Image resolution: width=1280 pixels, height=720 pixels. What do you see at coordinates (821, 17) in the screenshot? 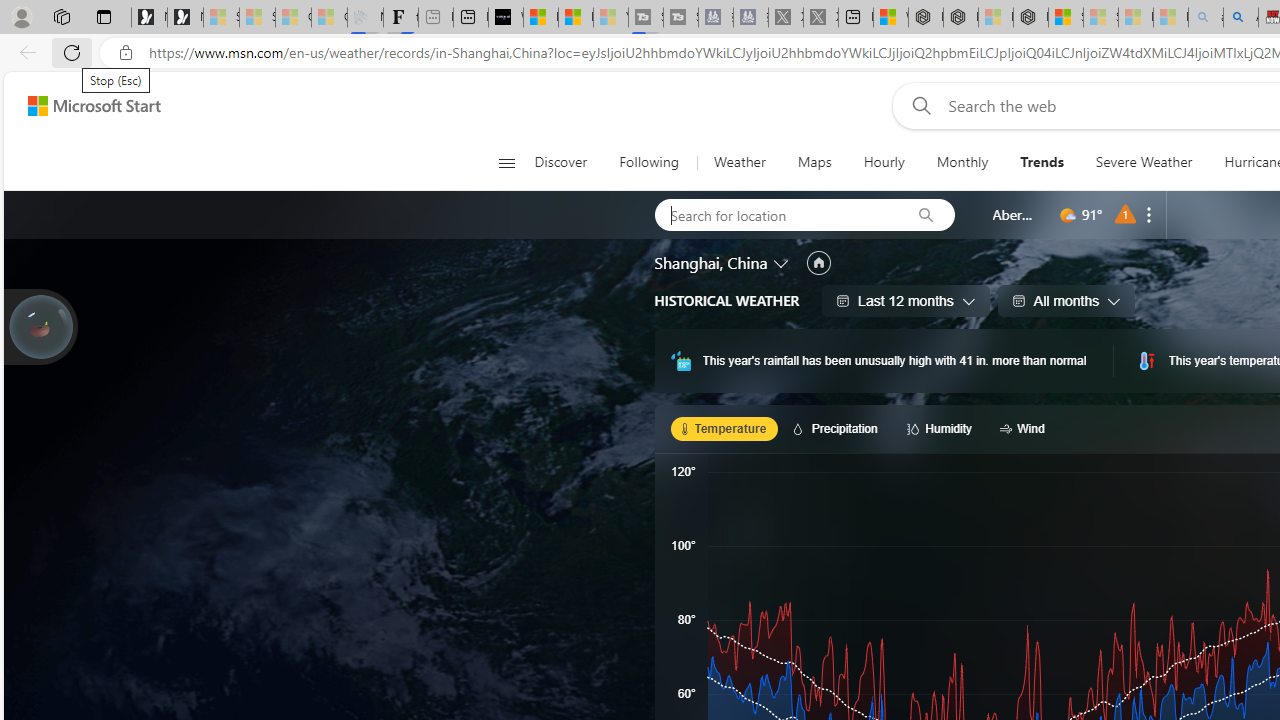
I see `'X - Sleeping'` at bounding box center [821, 17].